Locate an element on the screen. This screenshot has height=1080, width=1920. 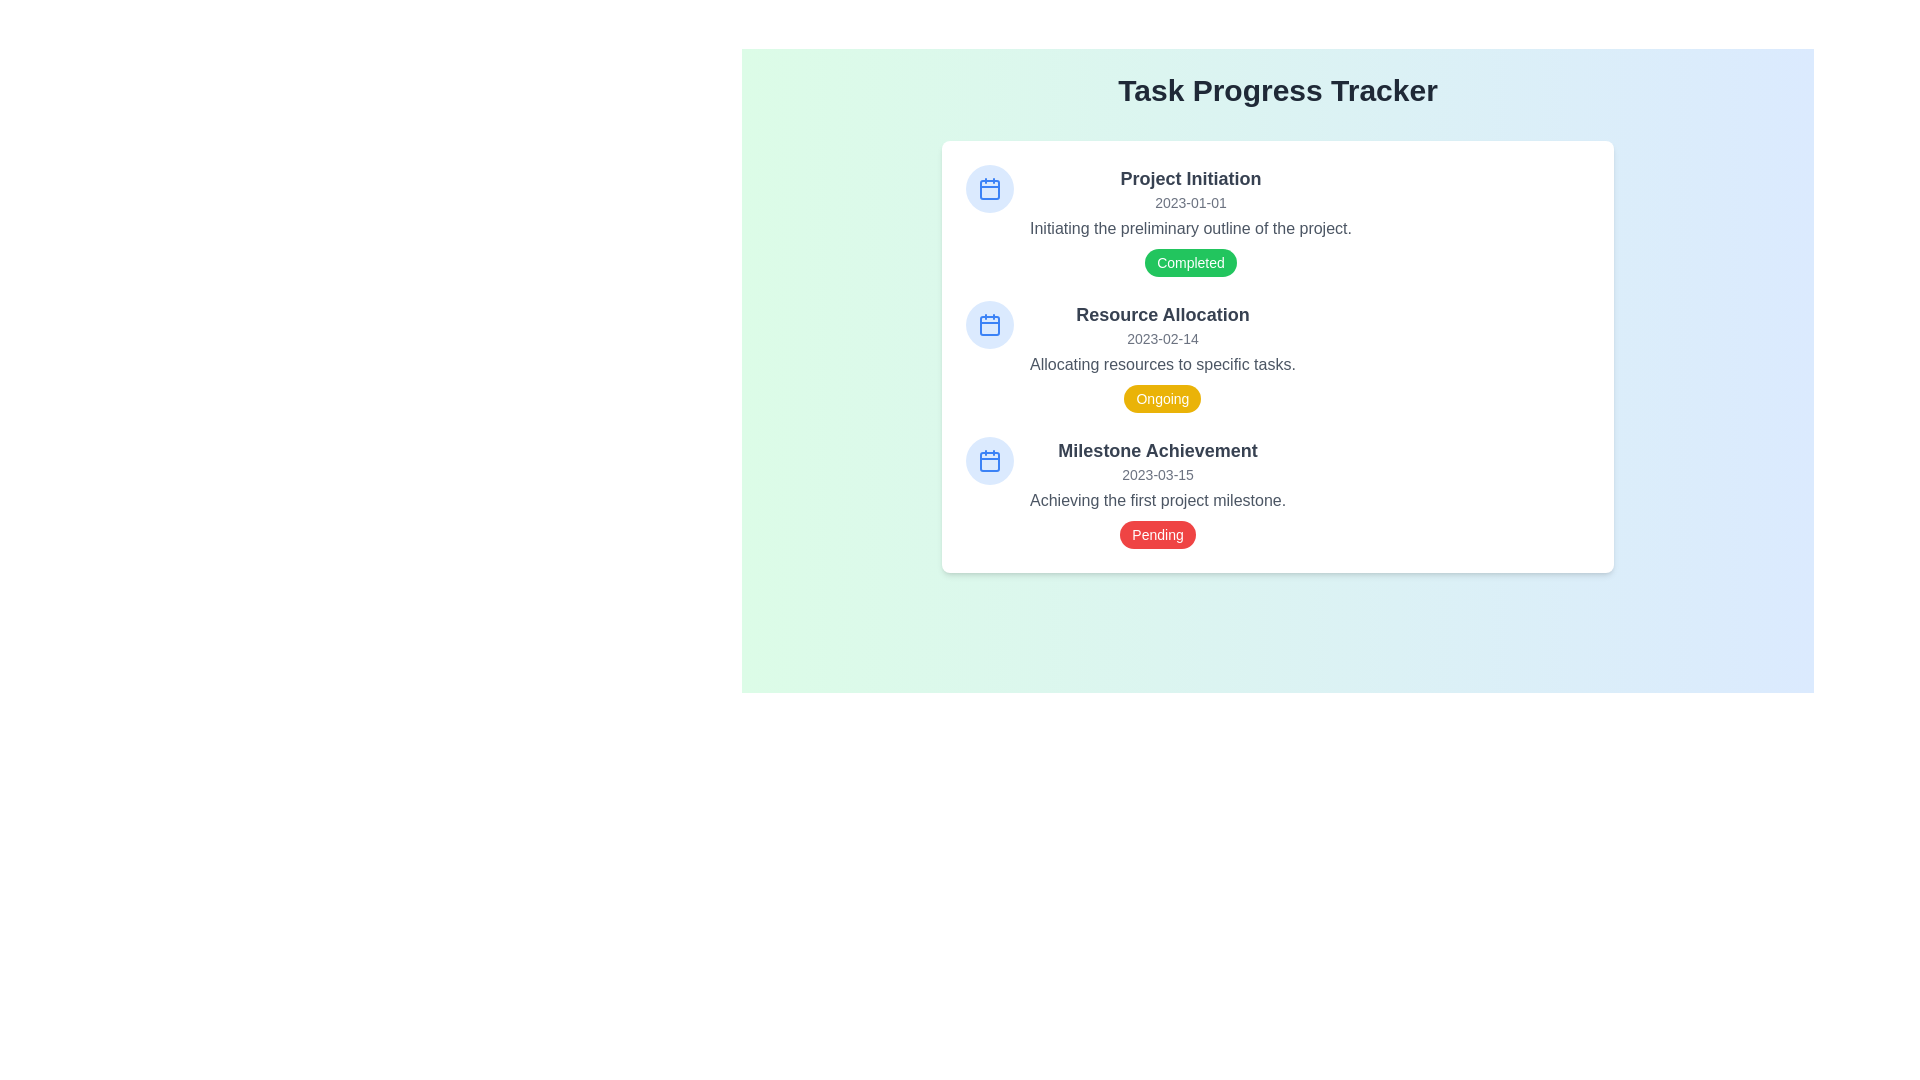
milestone information displayed on the third task card in the Task Progress Tracker, which includes the title, date, description, and current status is located at coordinates (1276, 493).